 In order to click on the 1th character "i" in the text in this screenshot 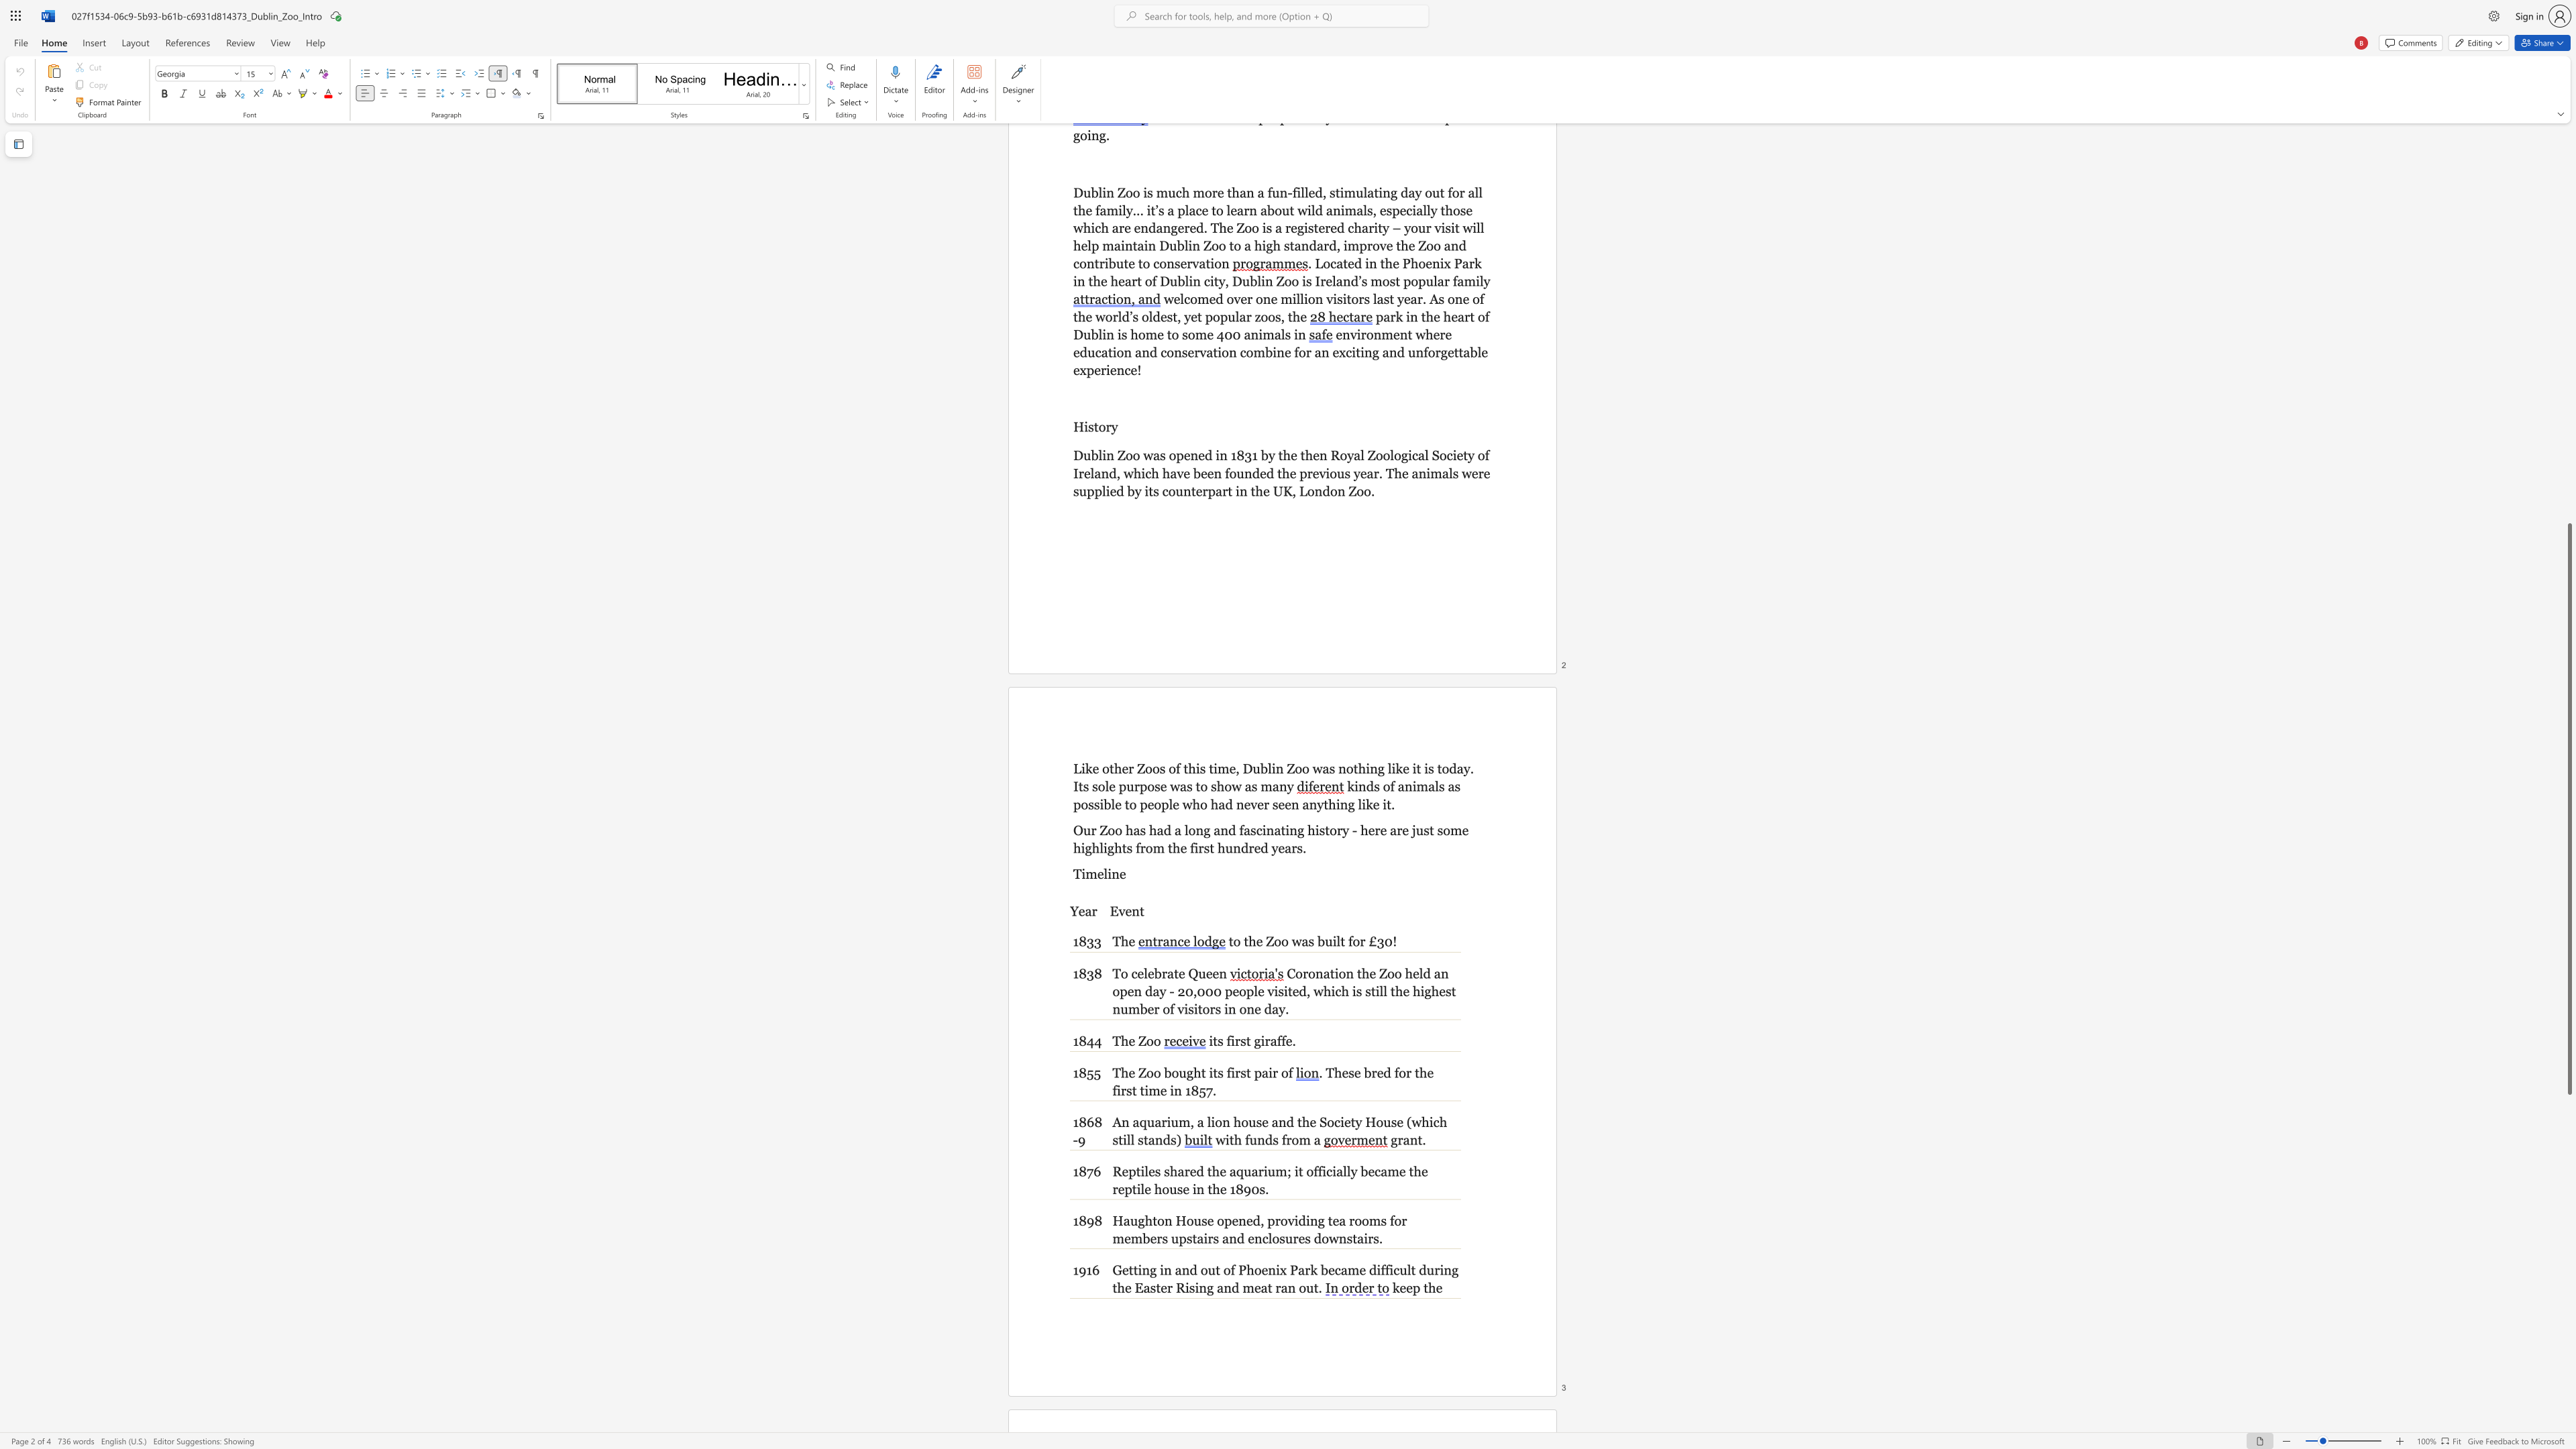, I will do `click(1138, 1269)`.